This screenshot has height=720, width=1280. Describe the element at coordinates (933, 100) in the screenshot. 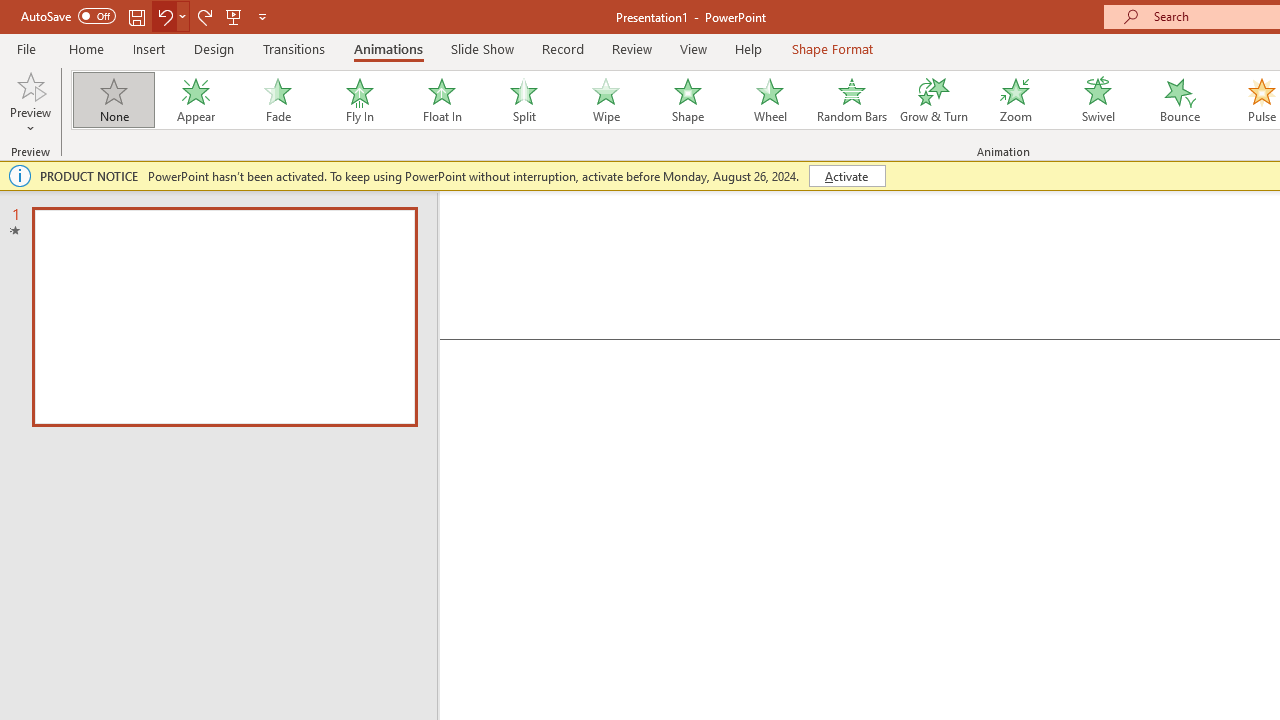

I see `'Grow & Turn'` at that location.